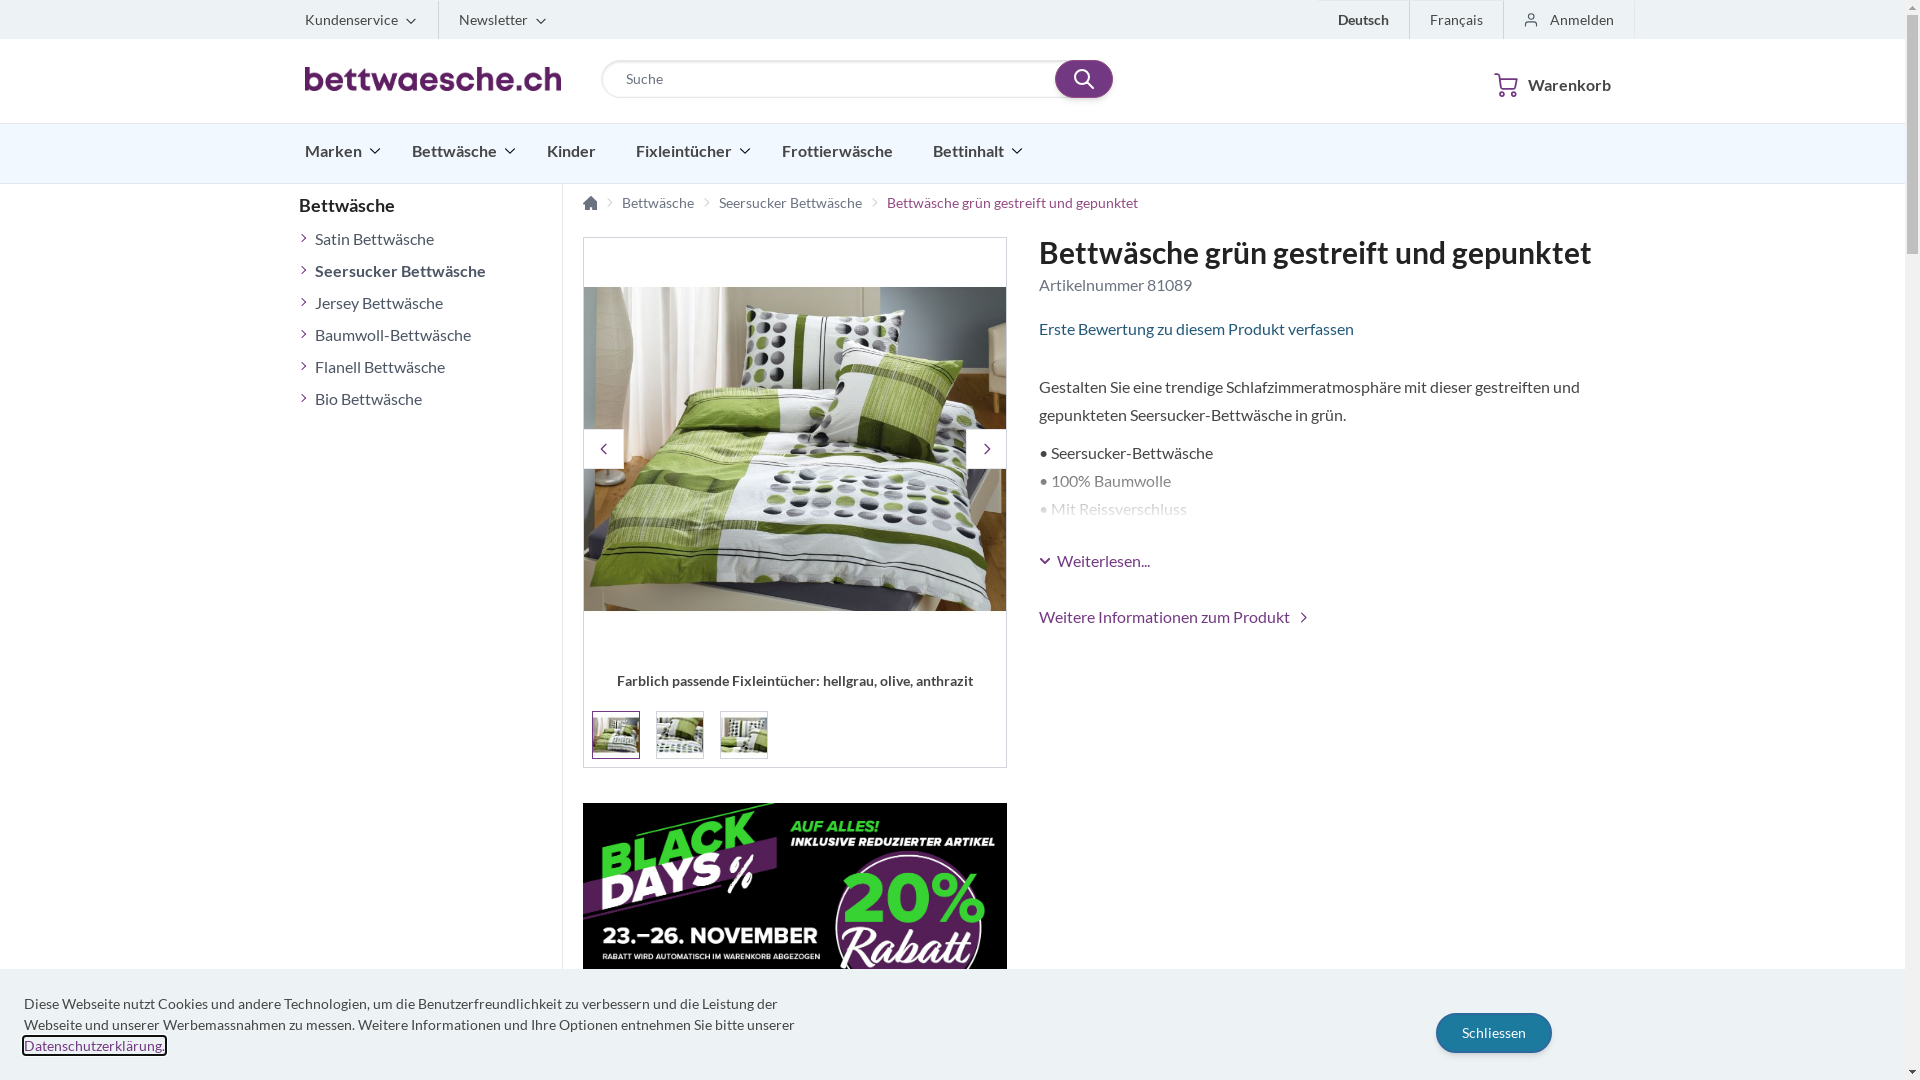 Image resolution: width=1920 pixels, height=1080 pixels. Describe the element at coordinates (1175, 616) in the screenshot. I see `'Weitere Informationen zum Produkt'` at that location.